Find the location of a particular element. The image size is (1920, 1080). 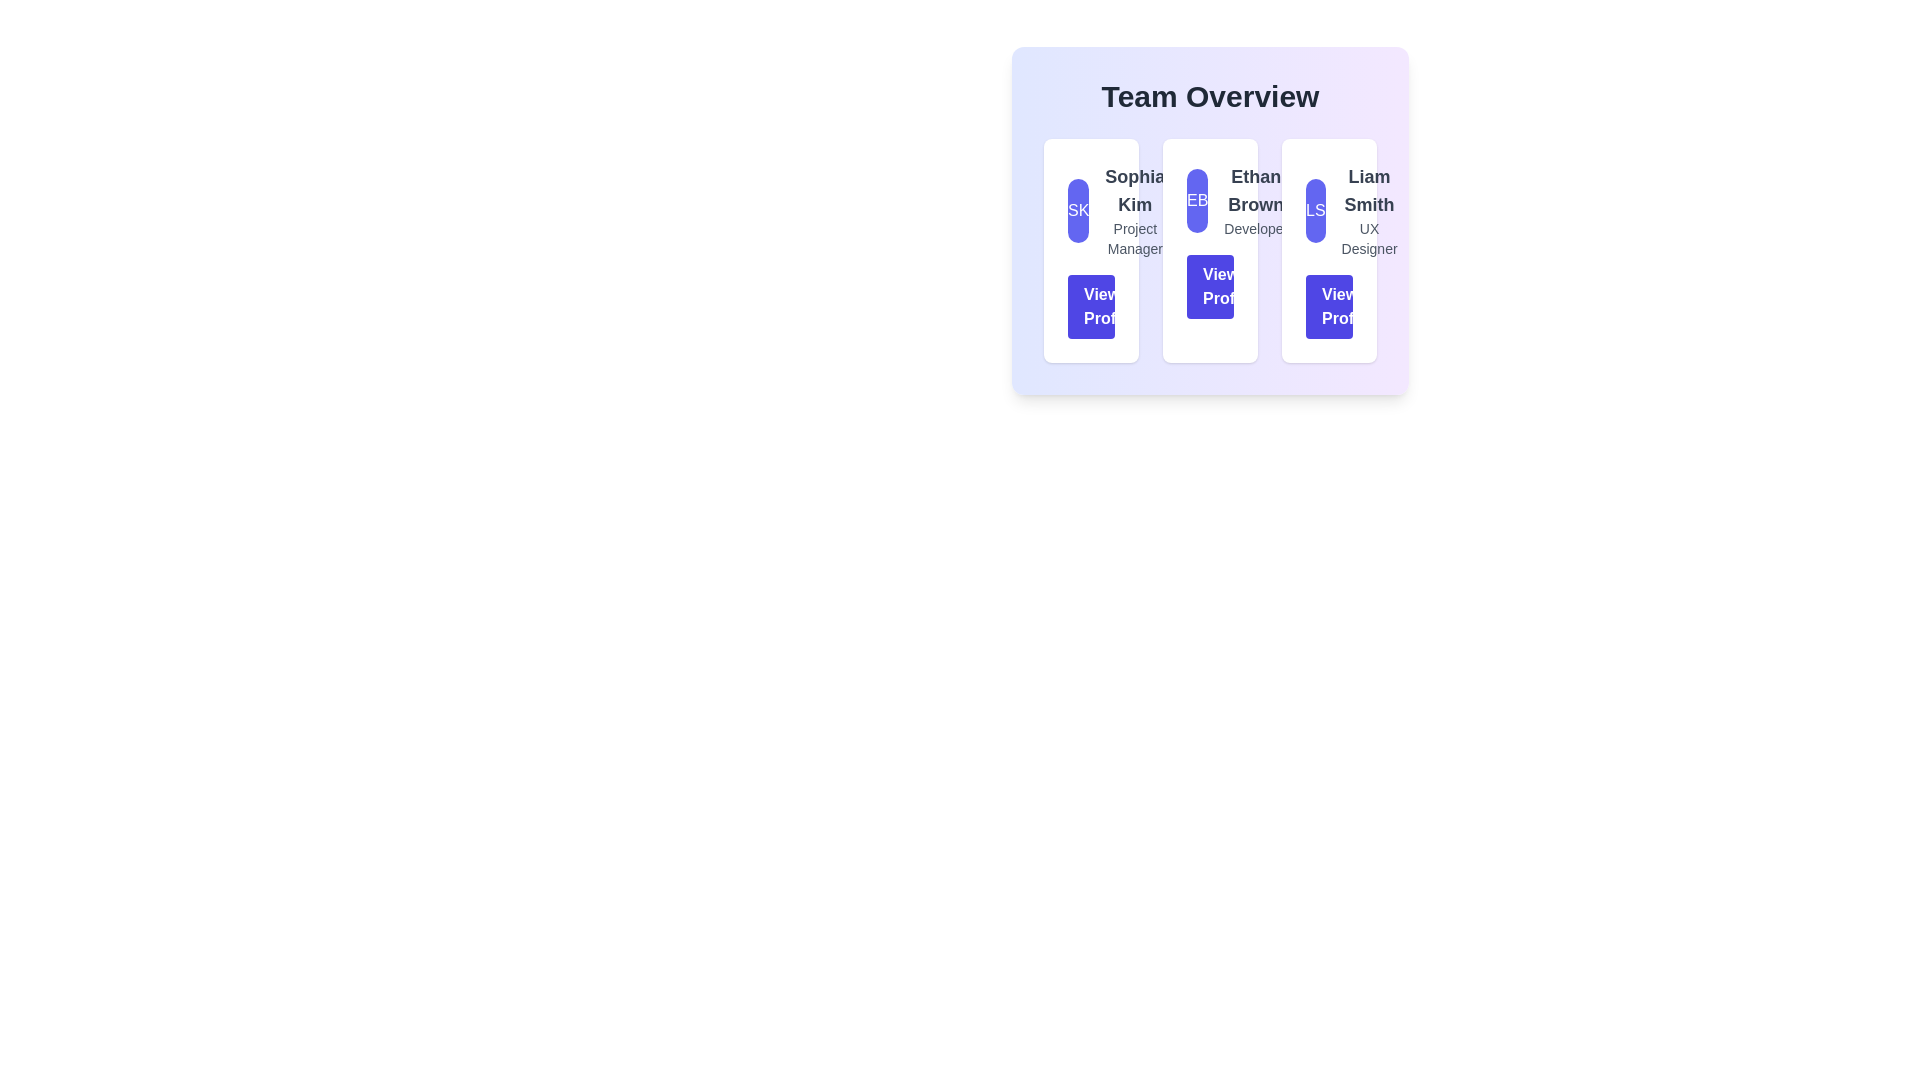

the 'View Profile' button located at the bottom of the Profile Card for Liam Smith, which includes a circular icon with initials 'LS' and the occupation 'UX Designer' is located at coordinates (1329, 249).